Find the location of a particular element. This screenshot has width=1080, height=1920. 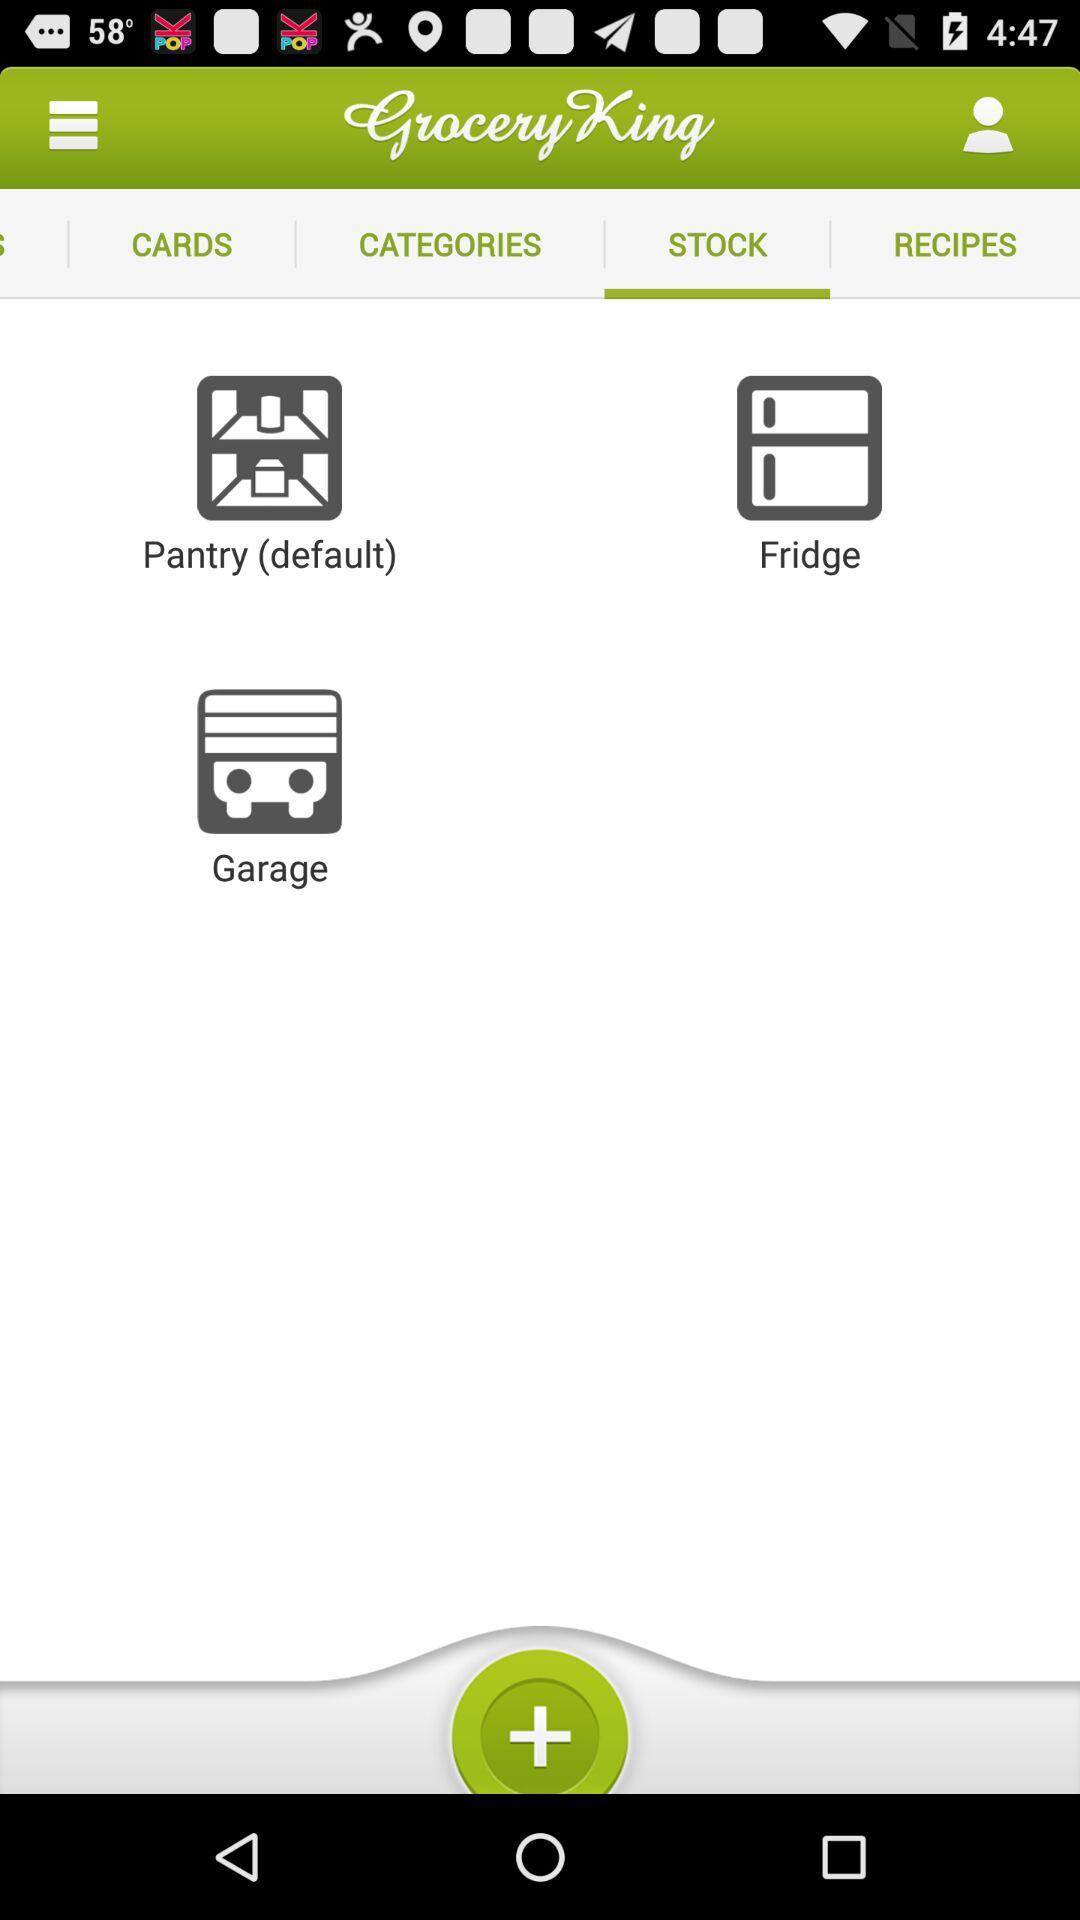

icon next to the recipes is located at coordinates (716, 243).